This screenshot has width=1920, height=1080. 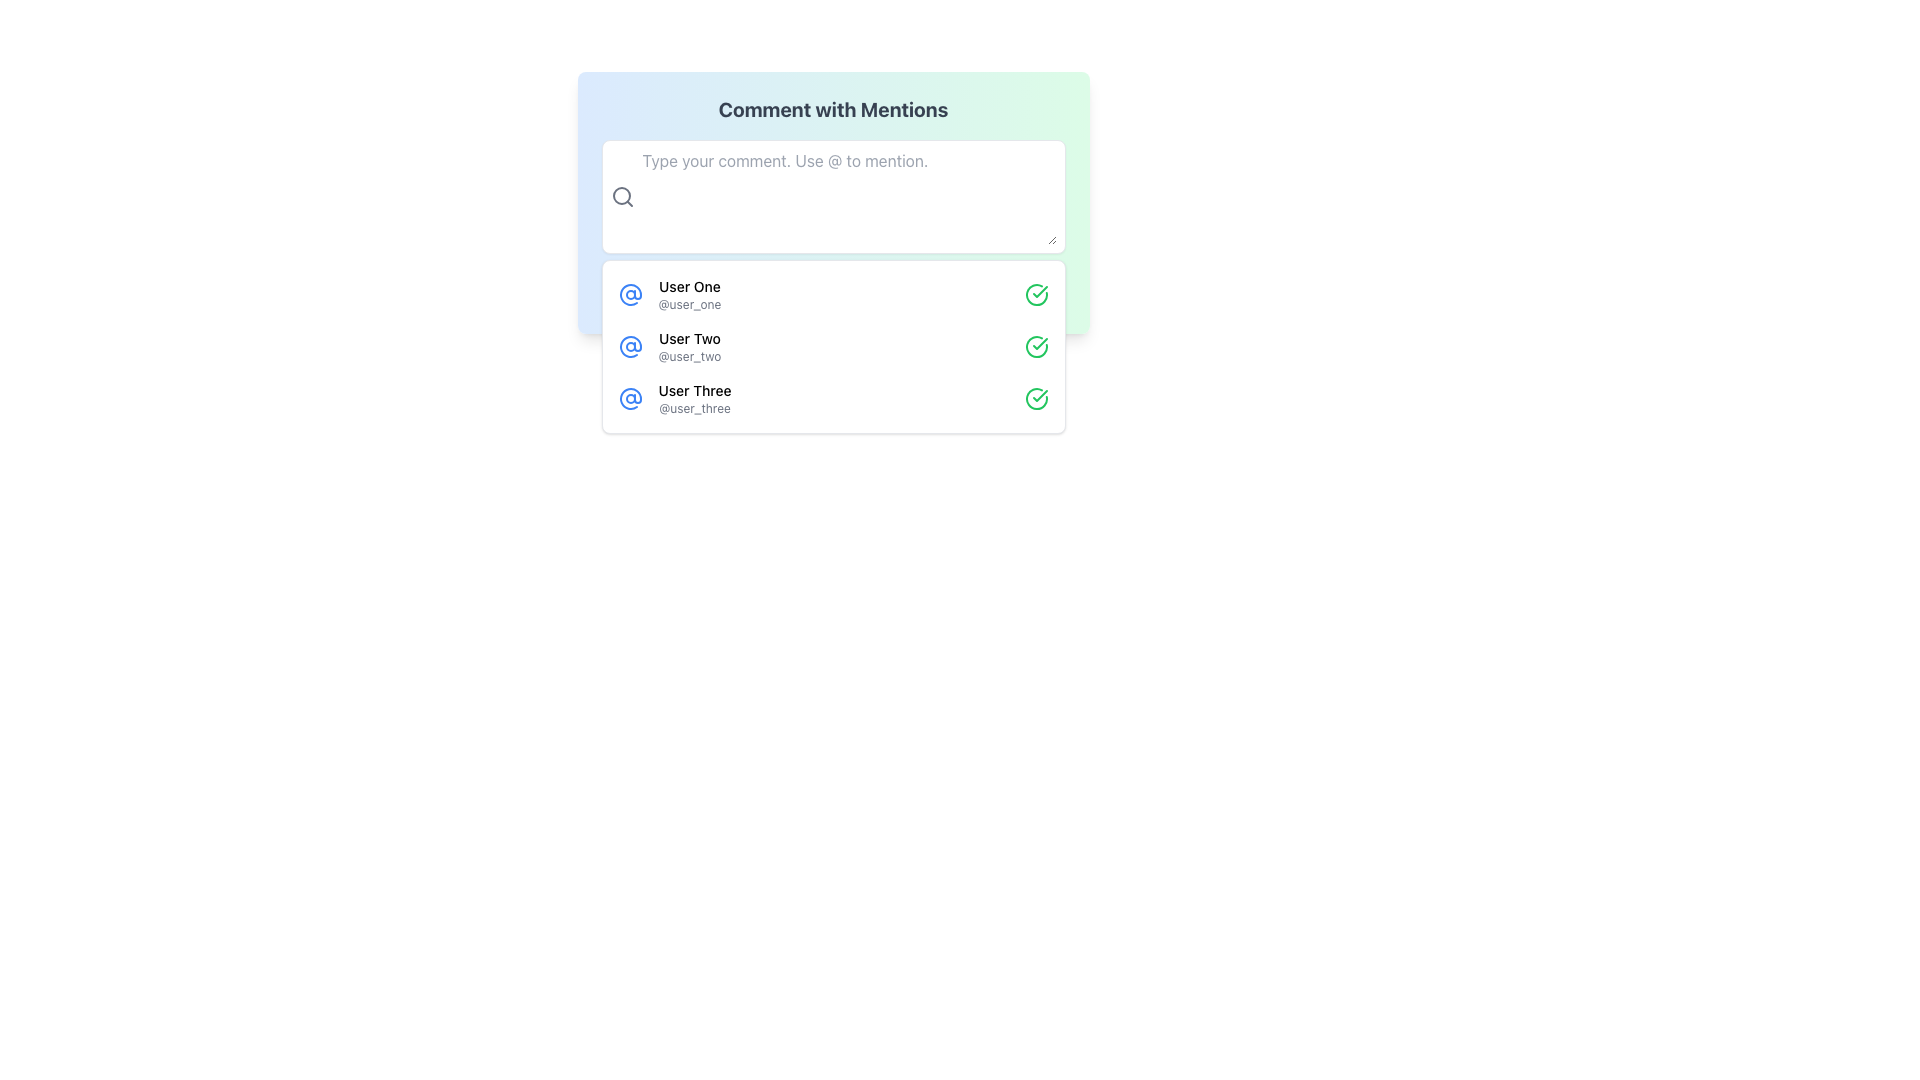 I want to click on the username handle '@user_one' displayed in gray, located beneath 'User One' in the user suggestions list, so click(x=690, y=304).